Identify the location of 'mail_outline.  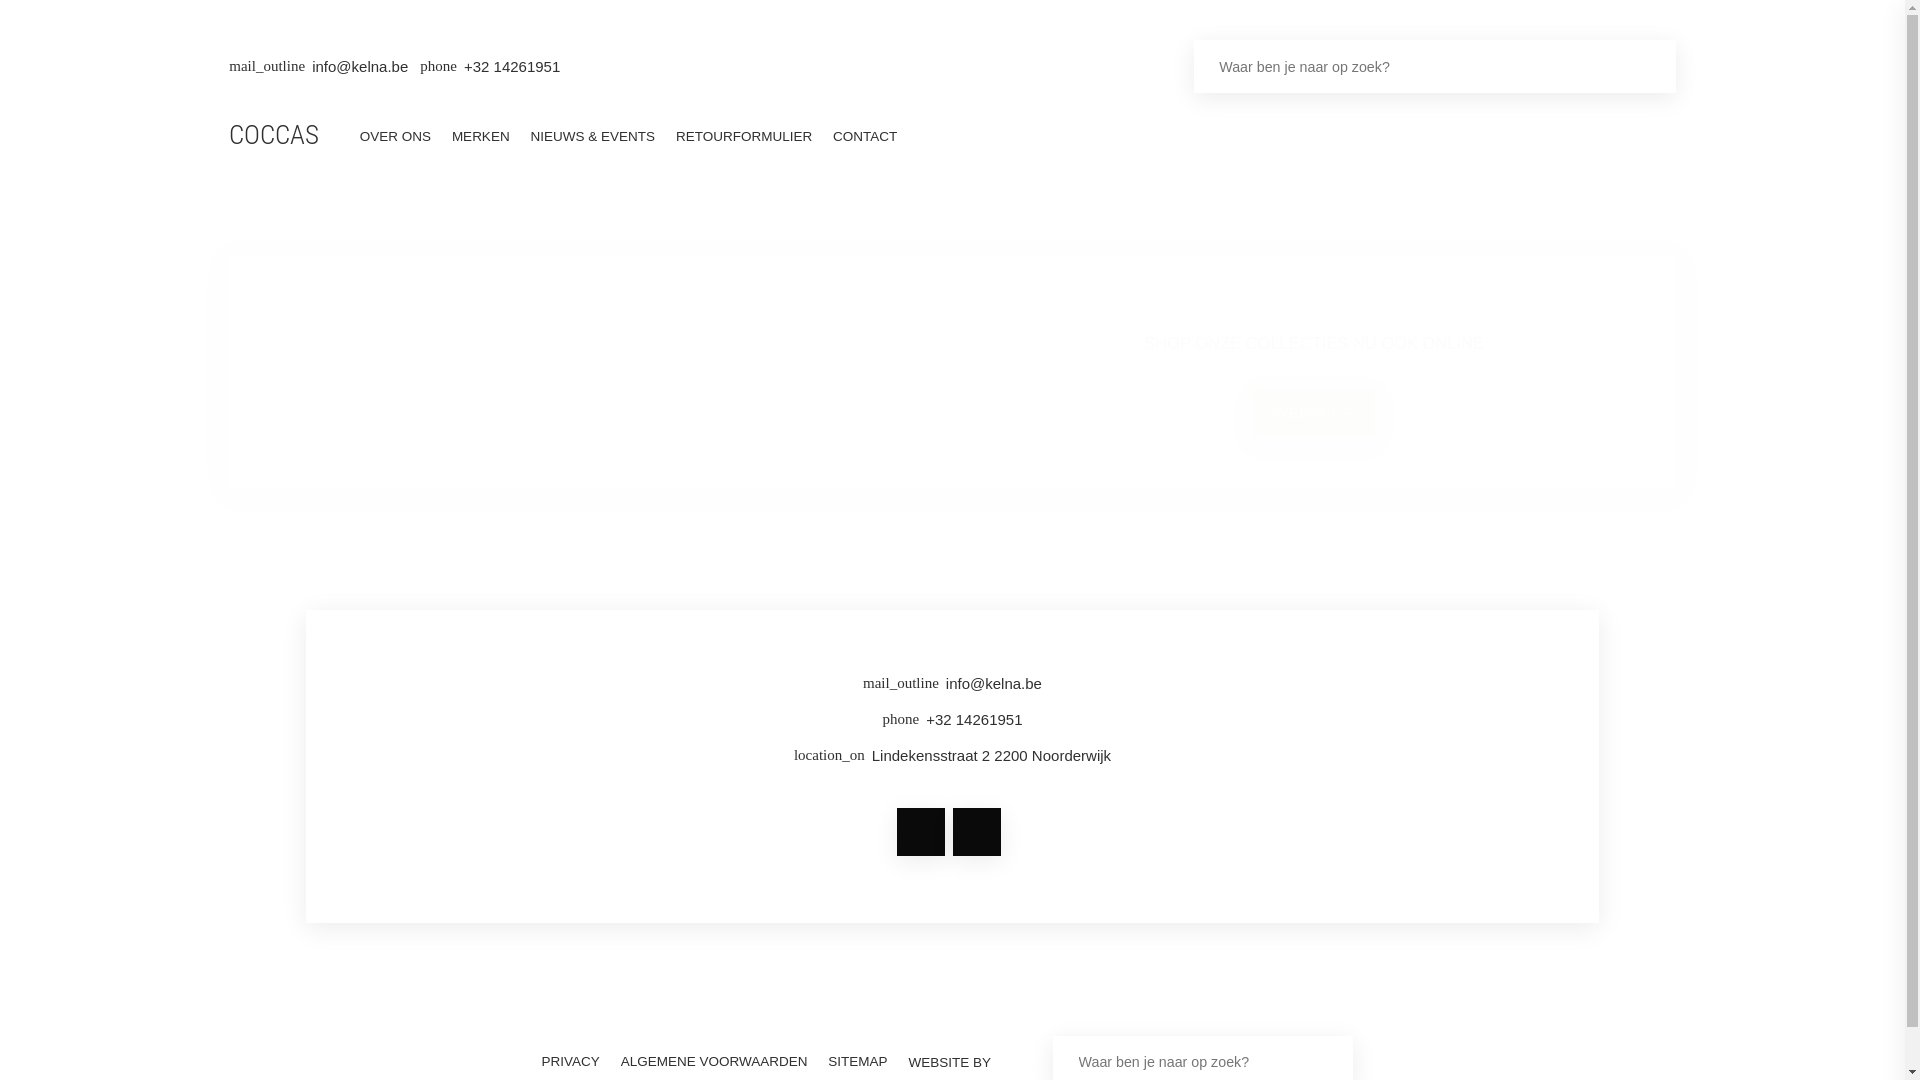
(365, 686).